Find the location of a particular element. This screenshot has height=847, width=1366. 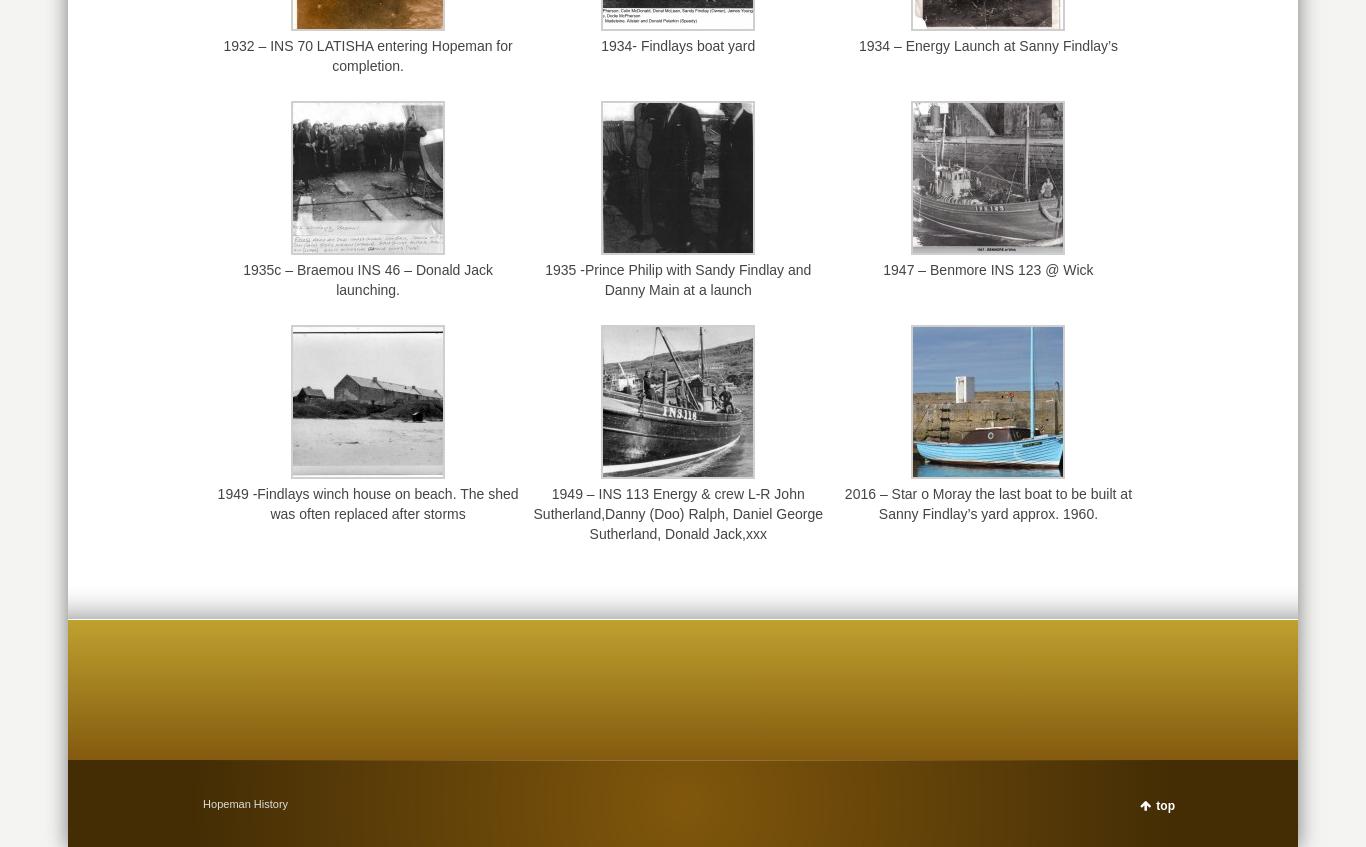

'1934- Findlays boat yard' is located at coordinates (600, 44).